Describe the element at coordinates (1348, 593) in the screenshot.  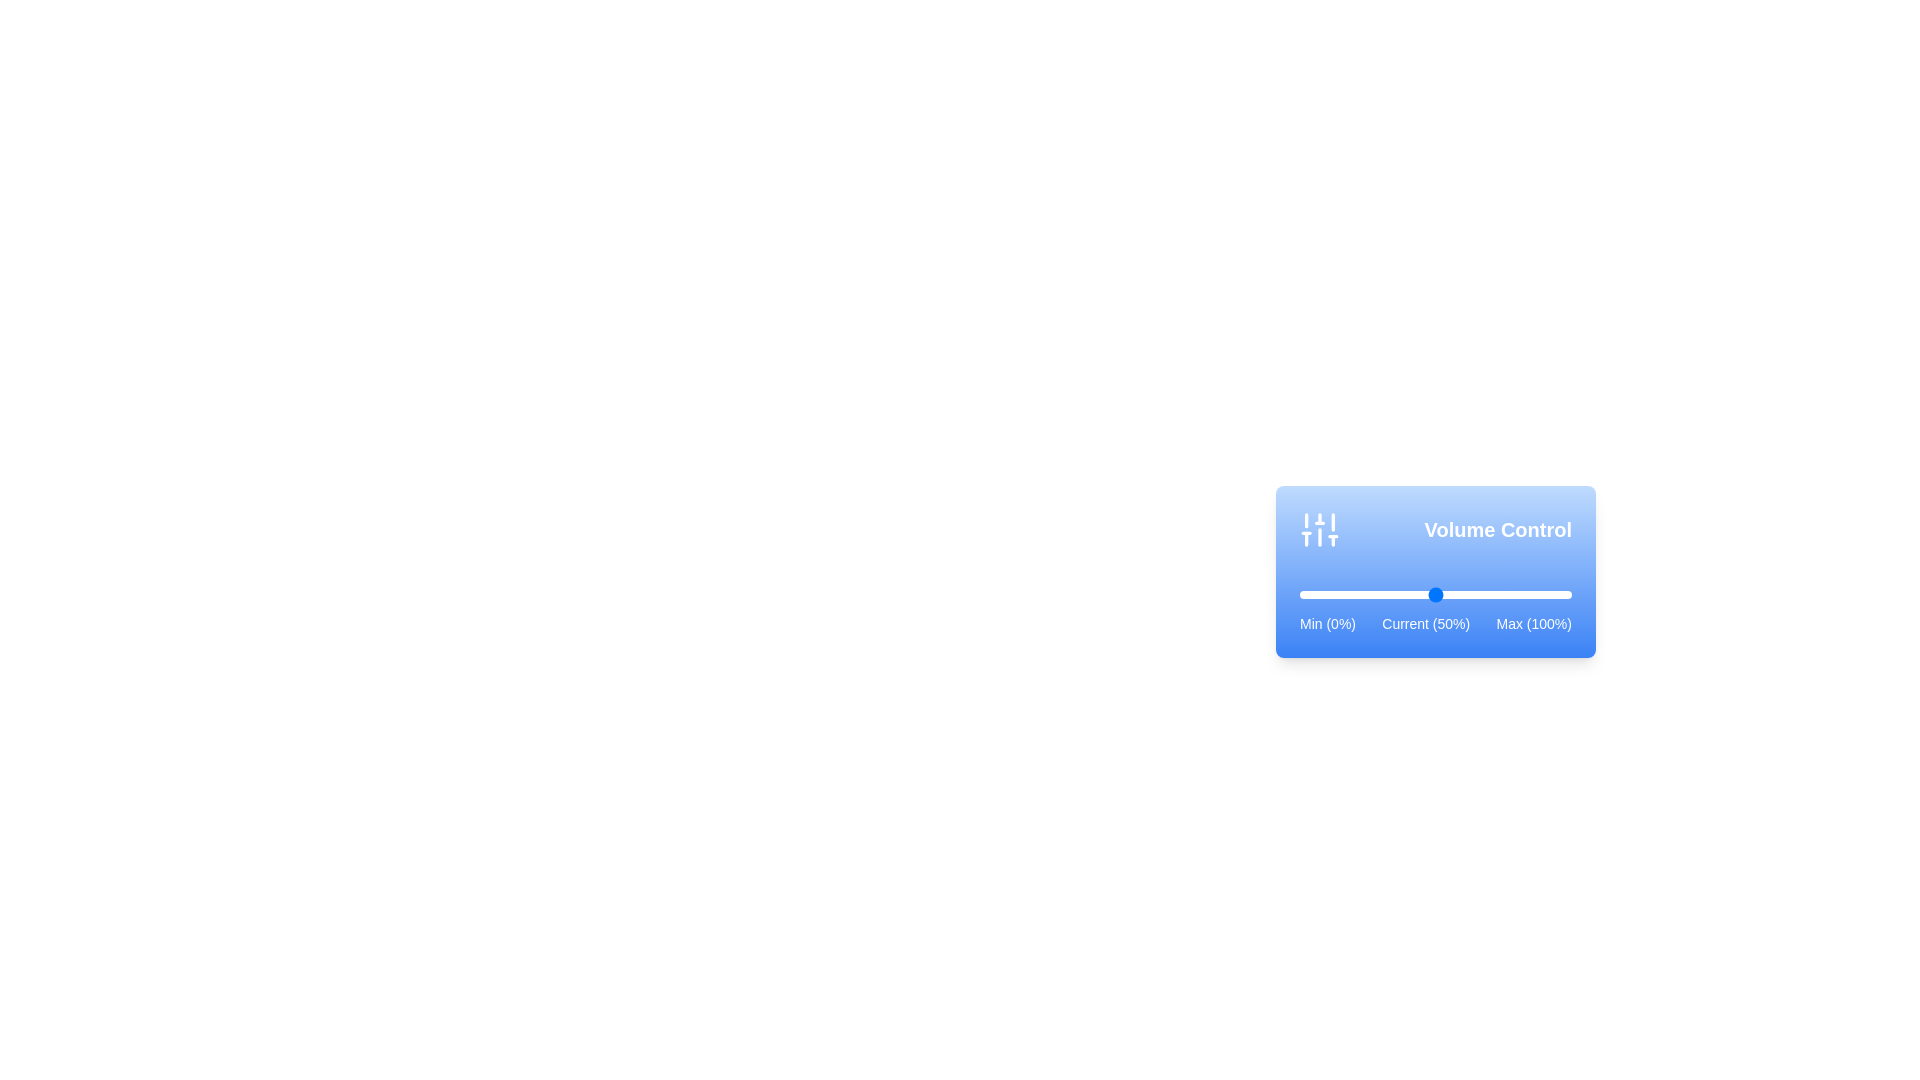
I see `the slider to set its value to 18%` at that location.